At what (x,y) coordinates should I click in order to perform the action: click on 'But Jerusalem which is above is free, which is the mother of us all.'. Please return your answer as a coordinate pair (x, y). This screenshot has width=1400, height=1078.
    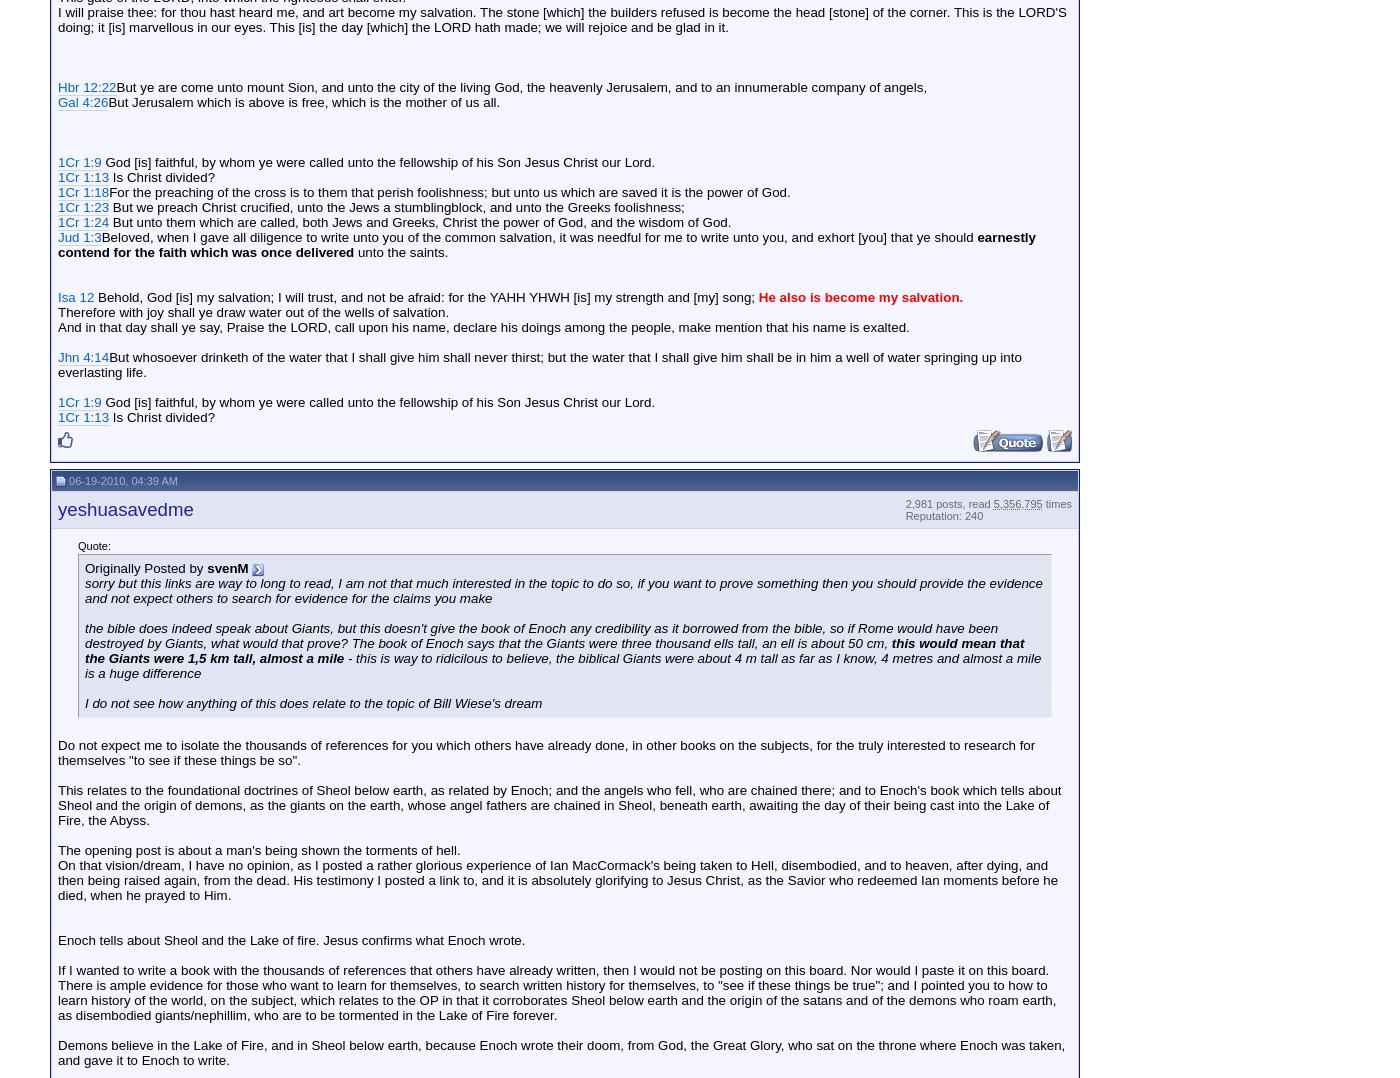
    Looking at the image, I should click on (107, 100).